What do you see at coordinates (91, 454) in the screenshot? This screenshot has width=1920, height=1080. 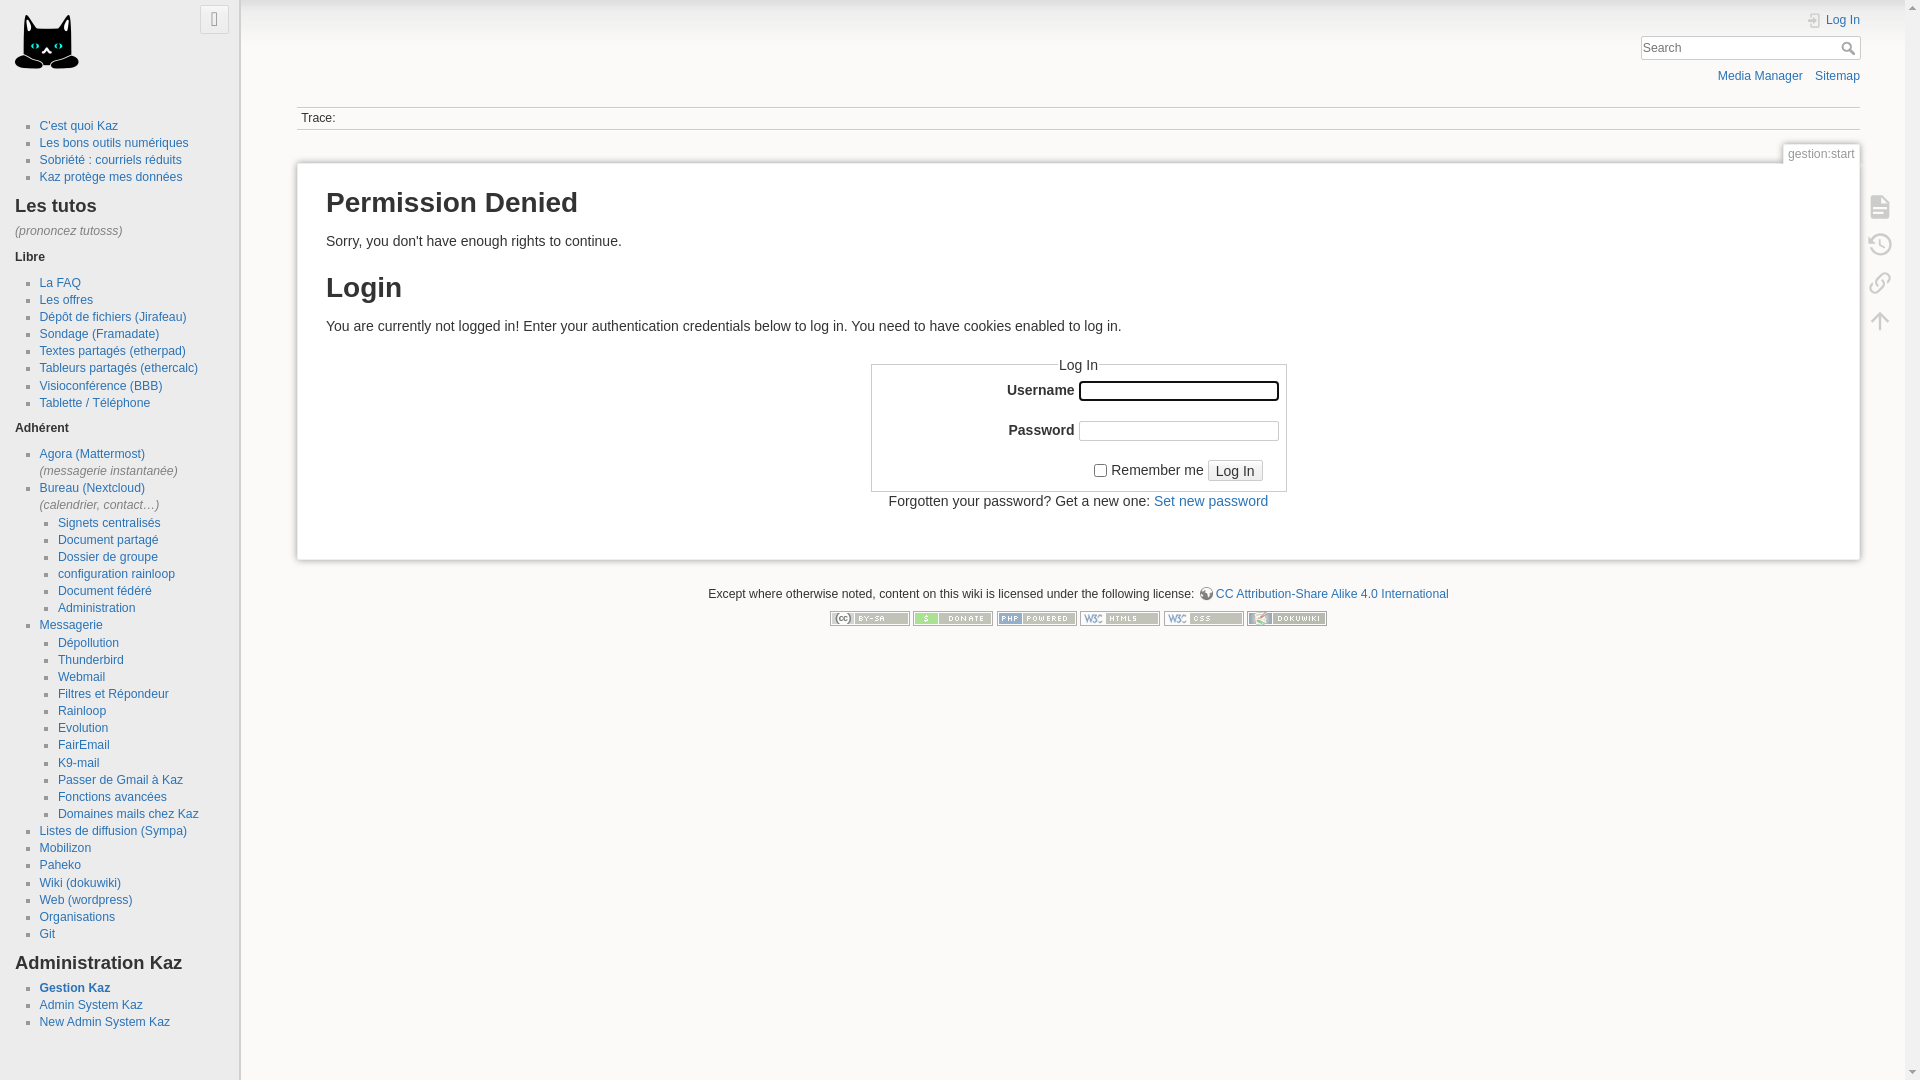 I see `'Agora (Mattermost)'` at bounding box center [91, 454].